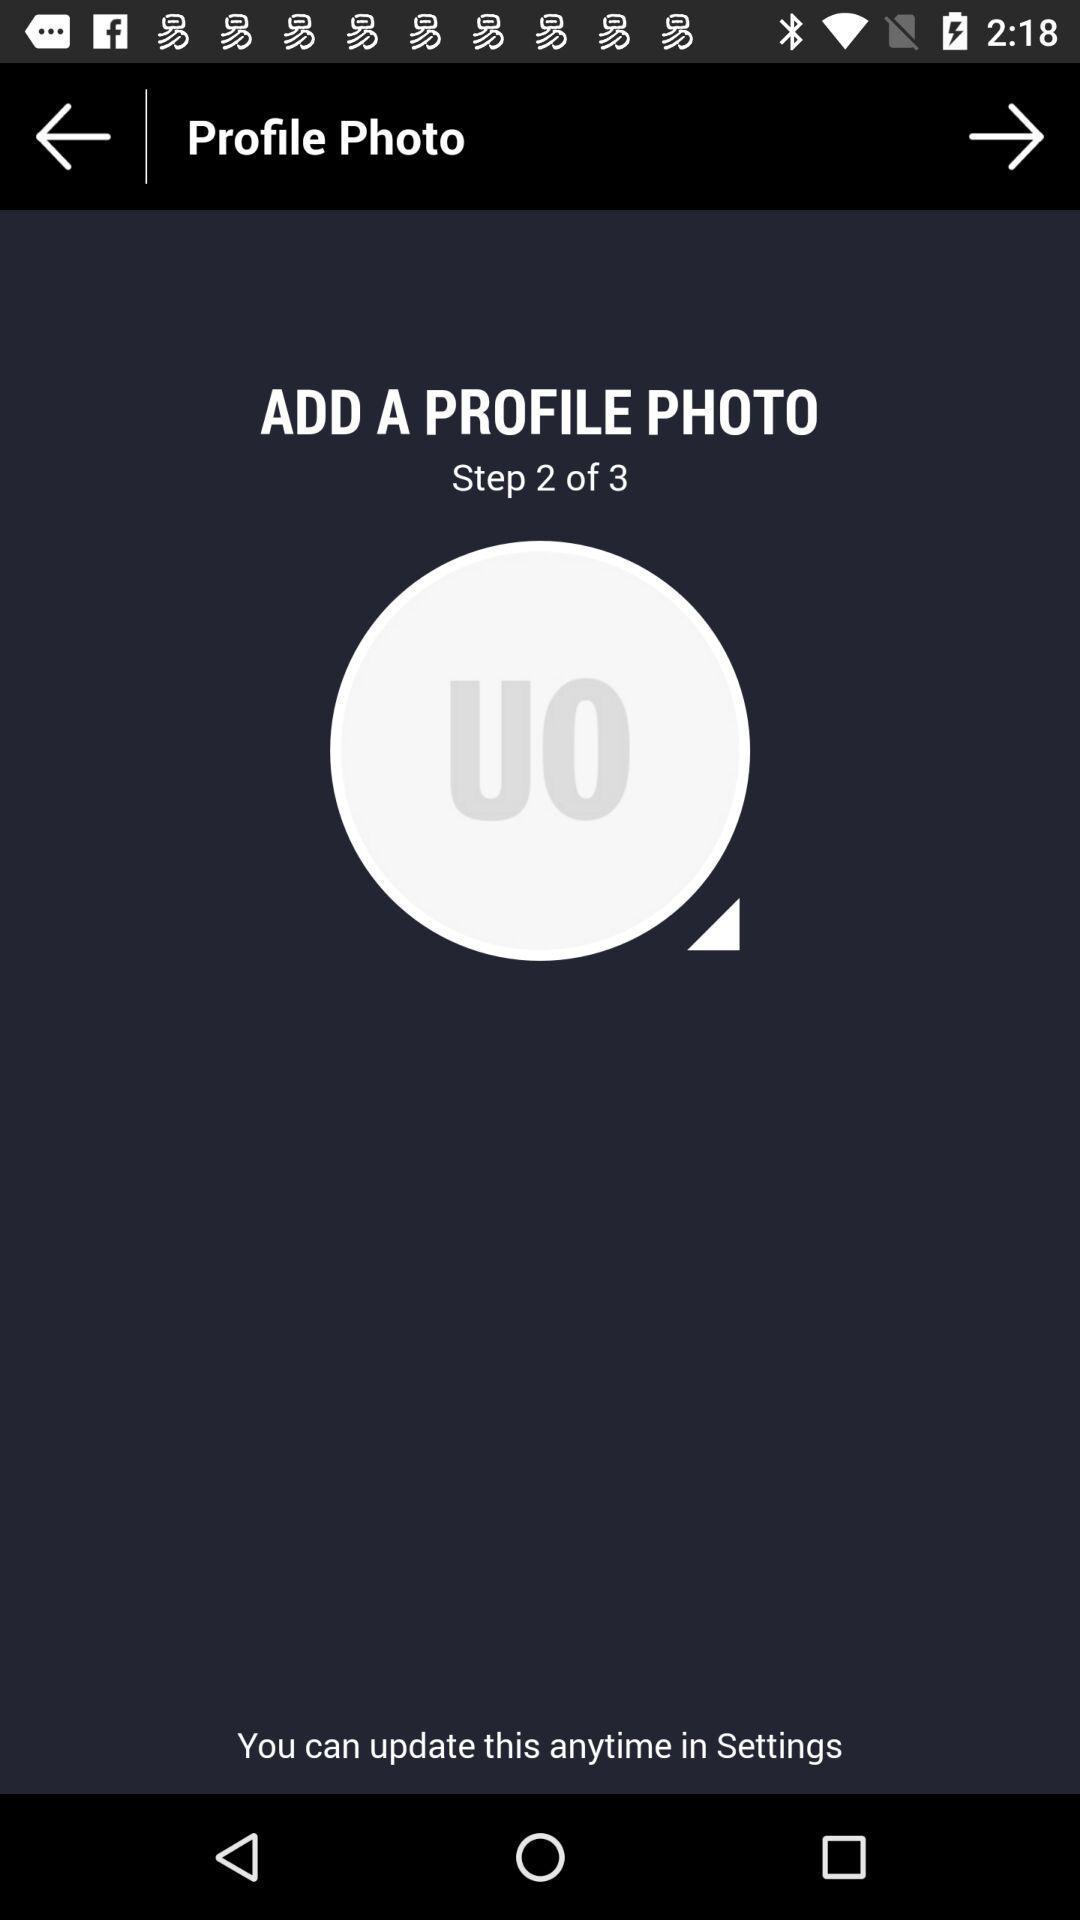 The width and height of the screenshot is (1080, 1920). What do you see at coordinates (1006, 135) in the screenshot?
I see `the arrow_forward icon` at bounding box center [1006, 135].